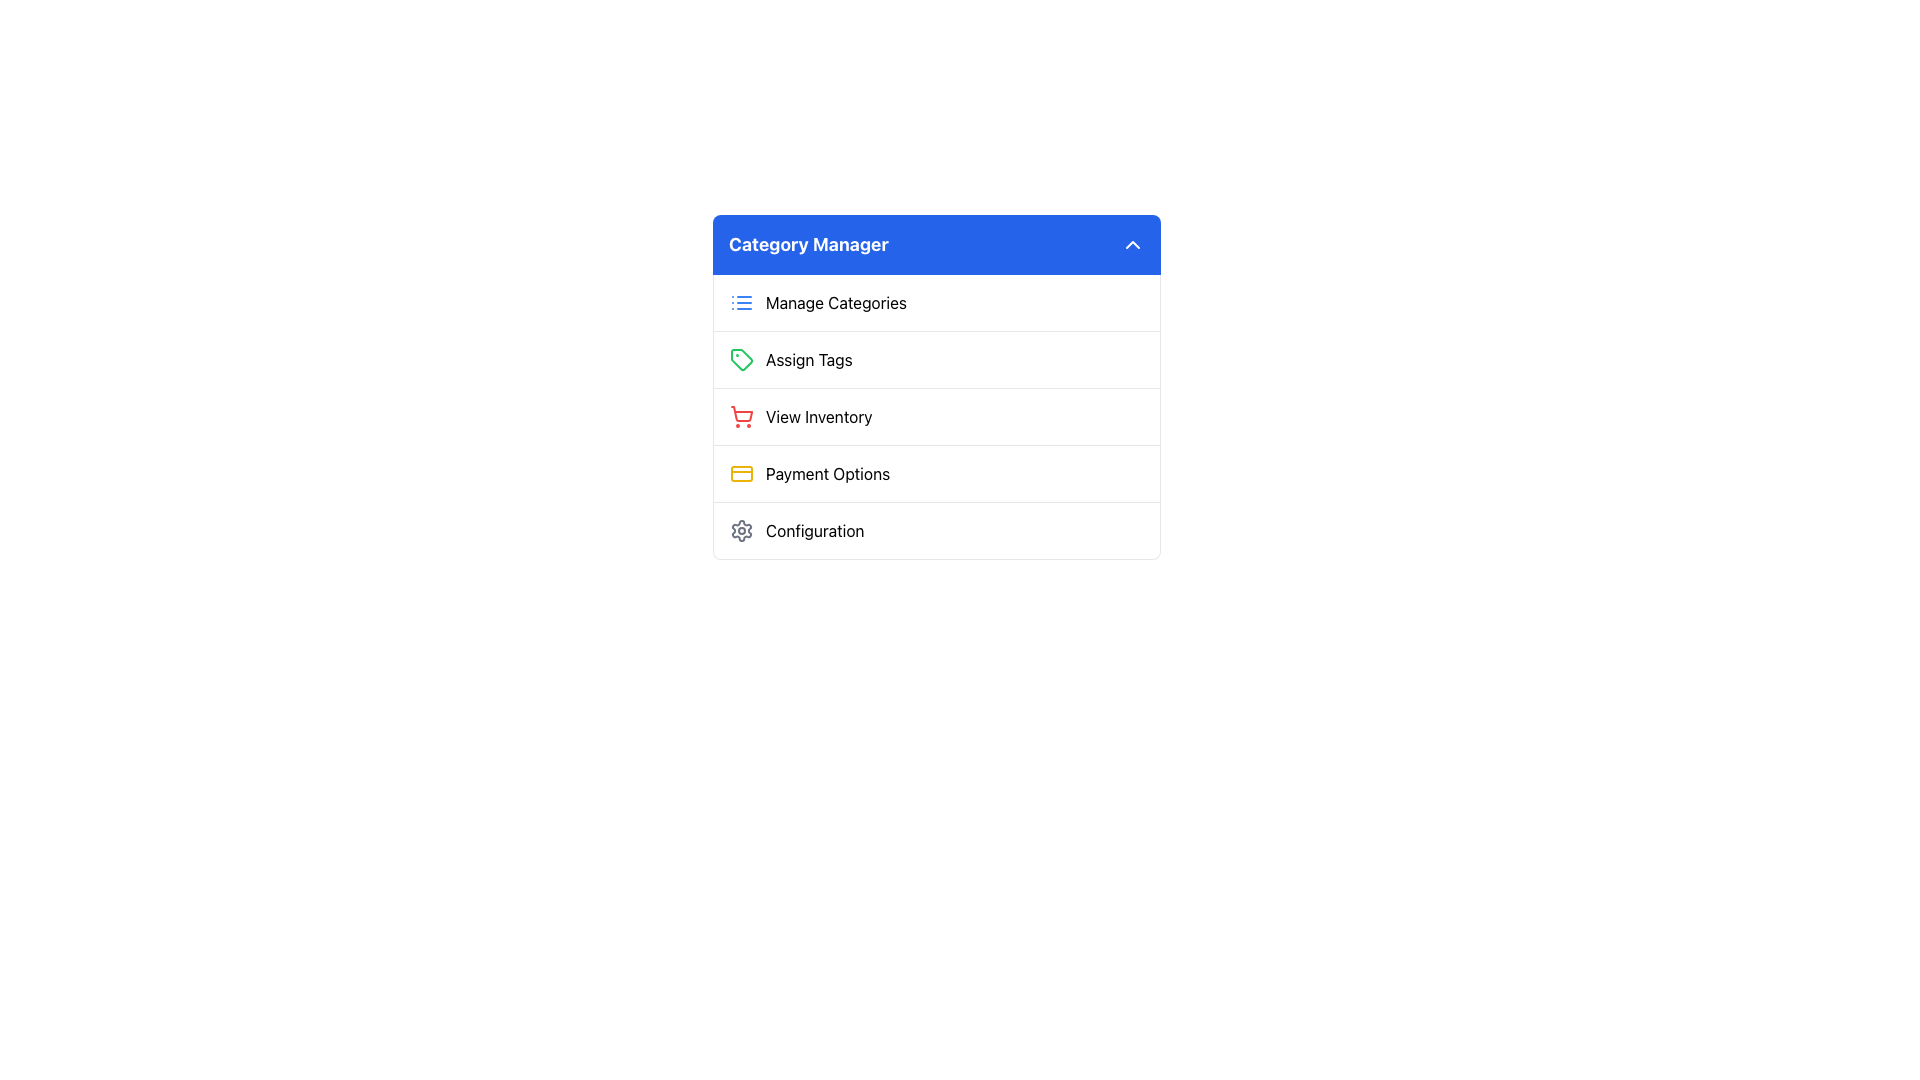  I want to click on the 'Payment Options' list item, so click(935, 473).